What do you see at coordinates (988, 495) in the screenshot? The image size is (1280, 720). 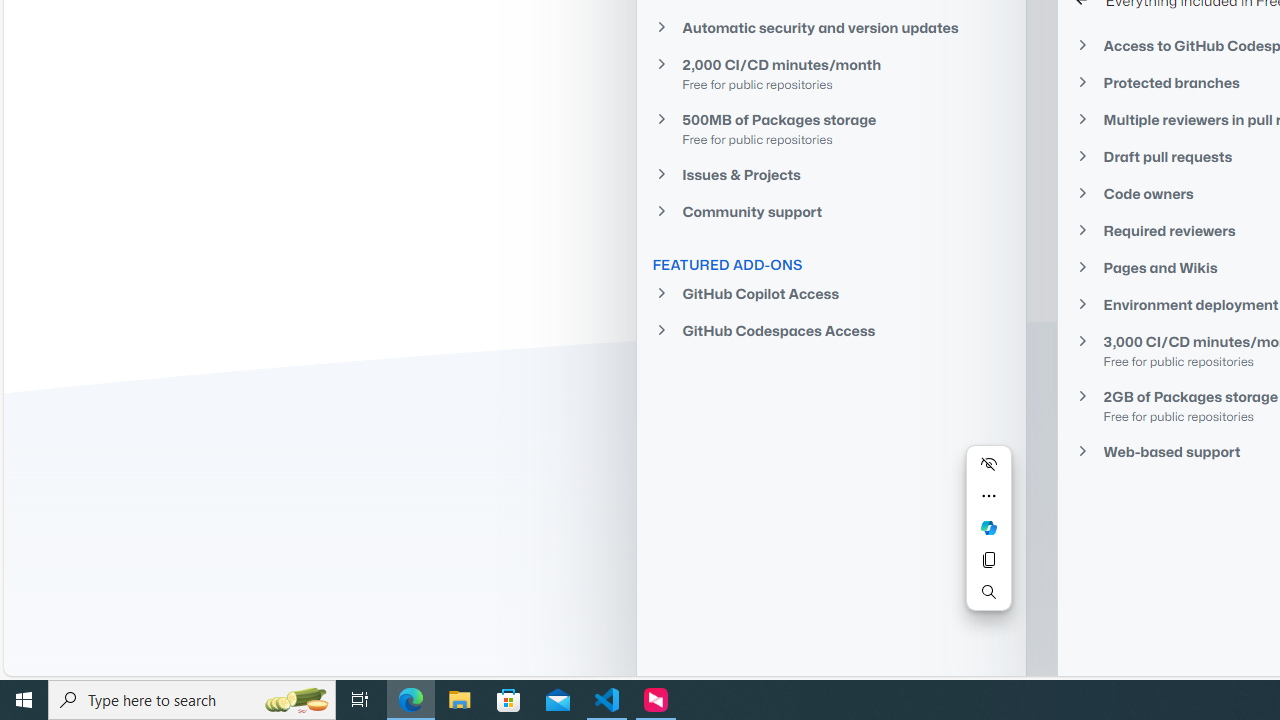 I see `'More actions'` at bounding box center [988, 495].